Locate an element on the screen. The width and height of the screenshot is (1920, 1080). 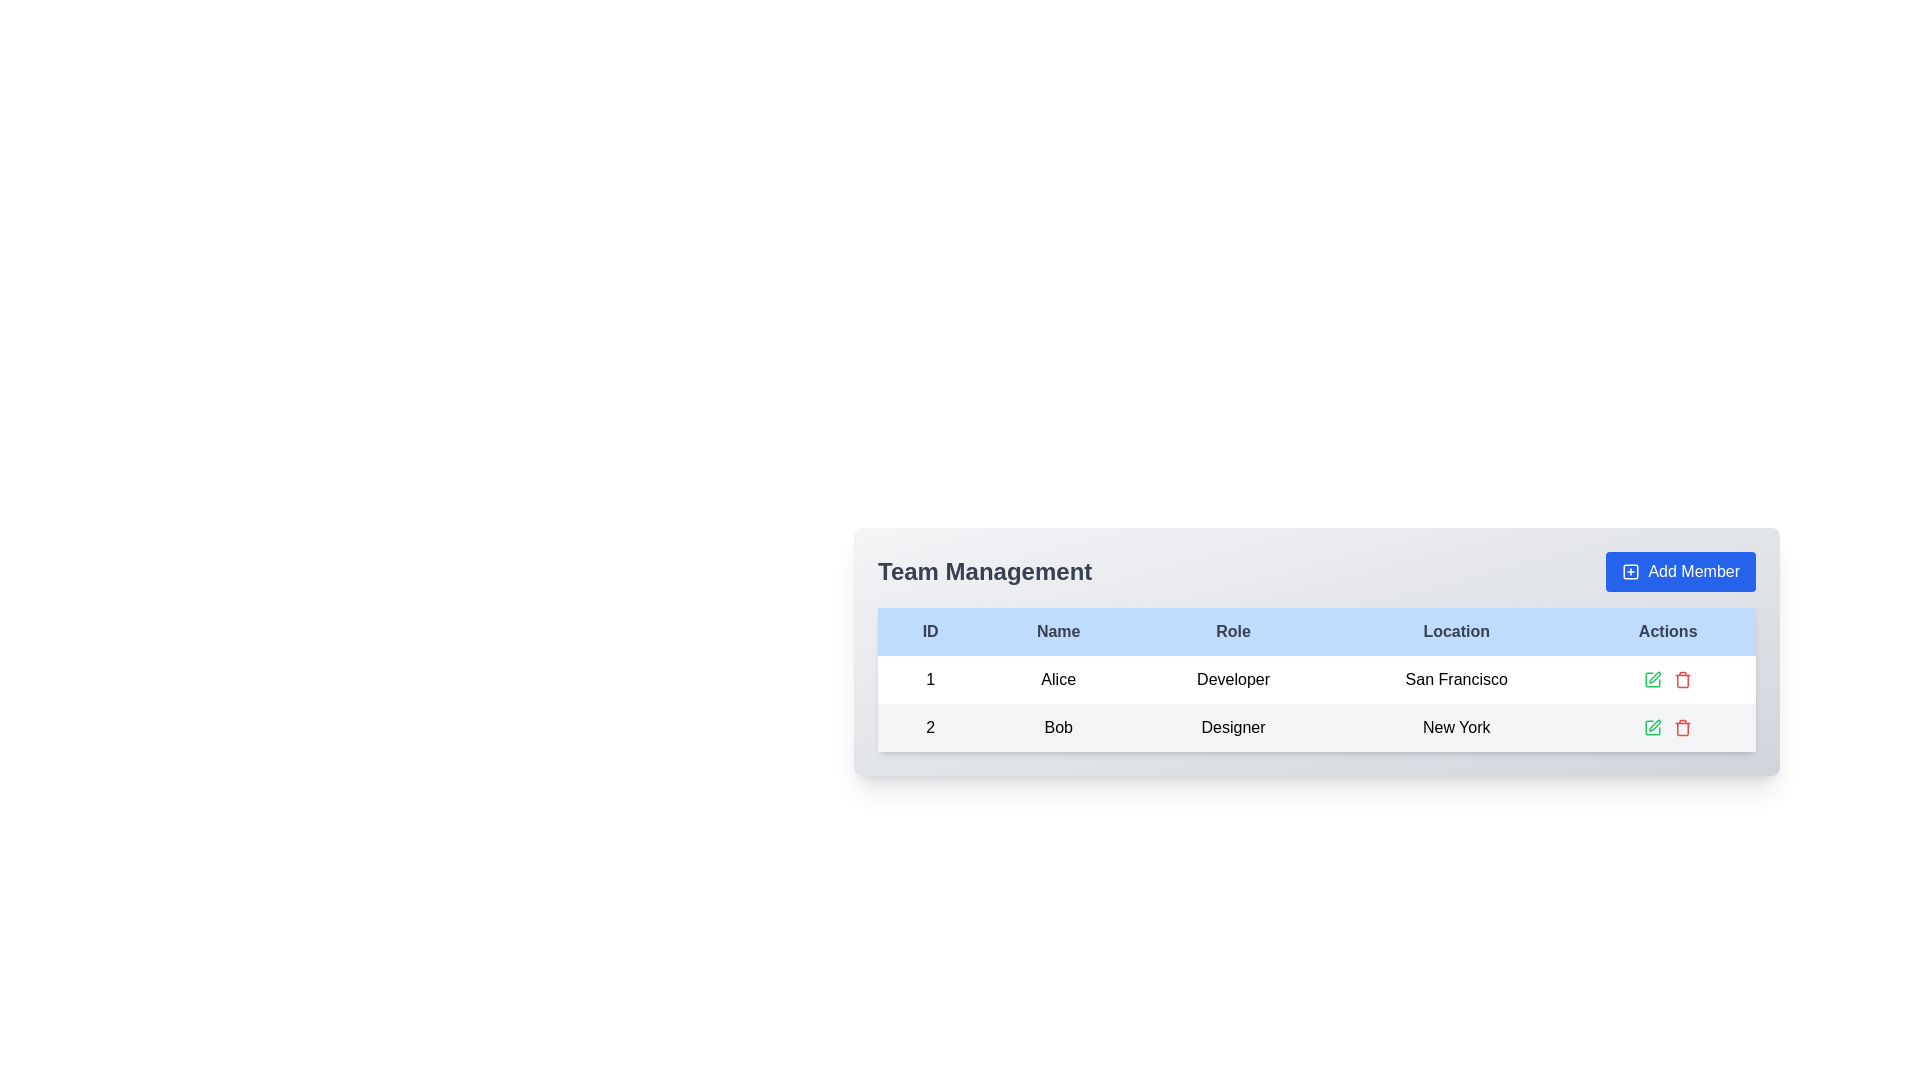
the static text label serving as the table column header for identification numbers in the 'Team Management' section is located at coordinates (929, 632).